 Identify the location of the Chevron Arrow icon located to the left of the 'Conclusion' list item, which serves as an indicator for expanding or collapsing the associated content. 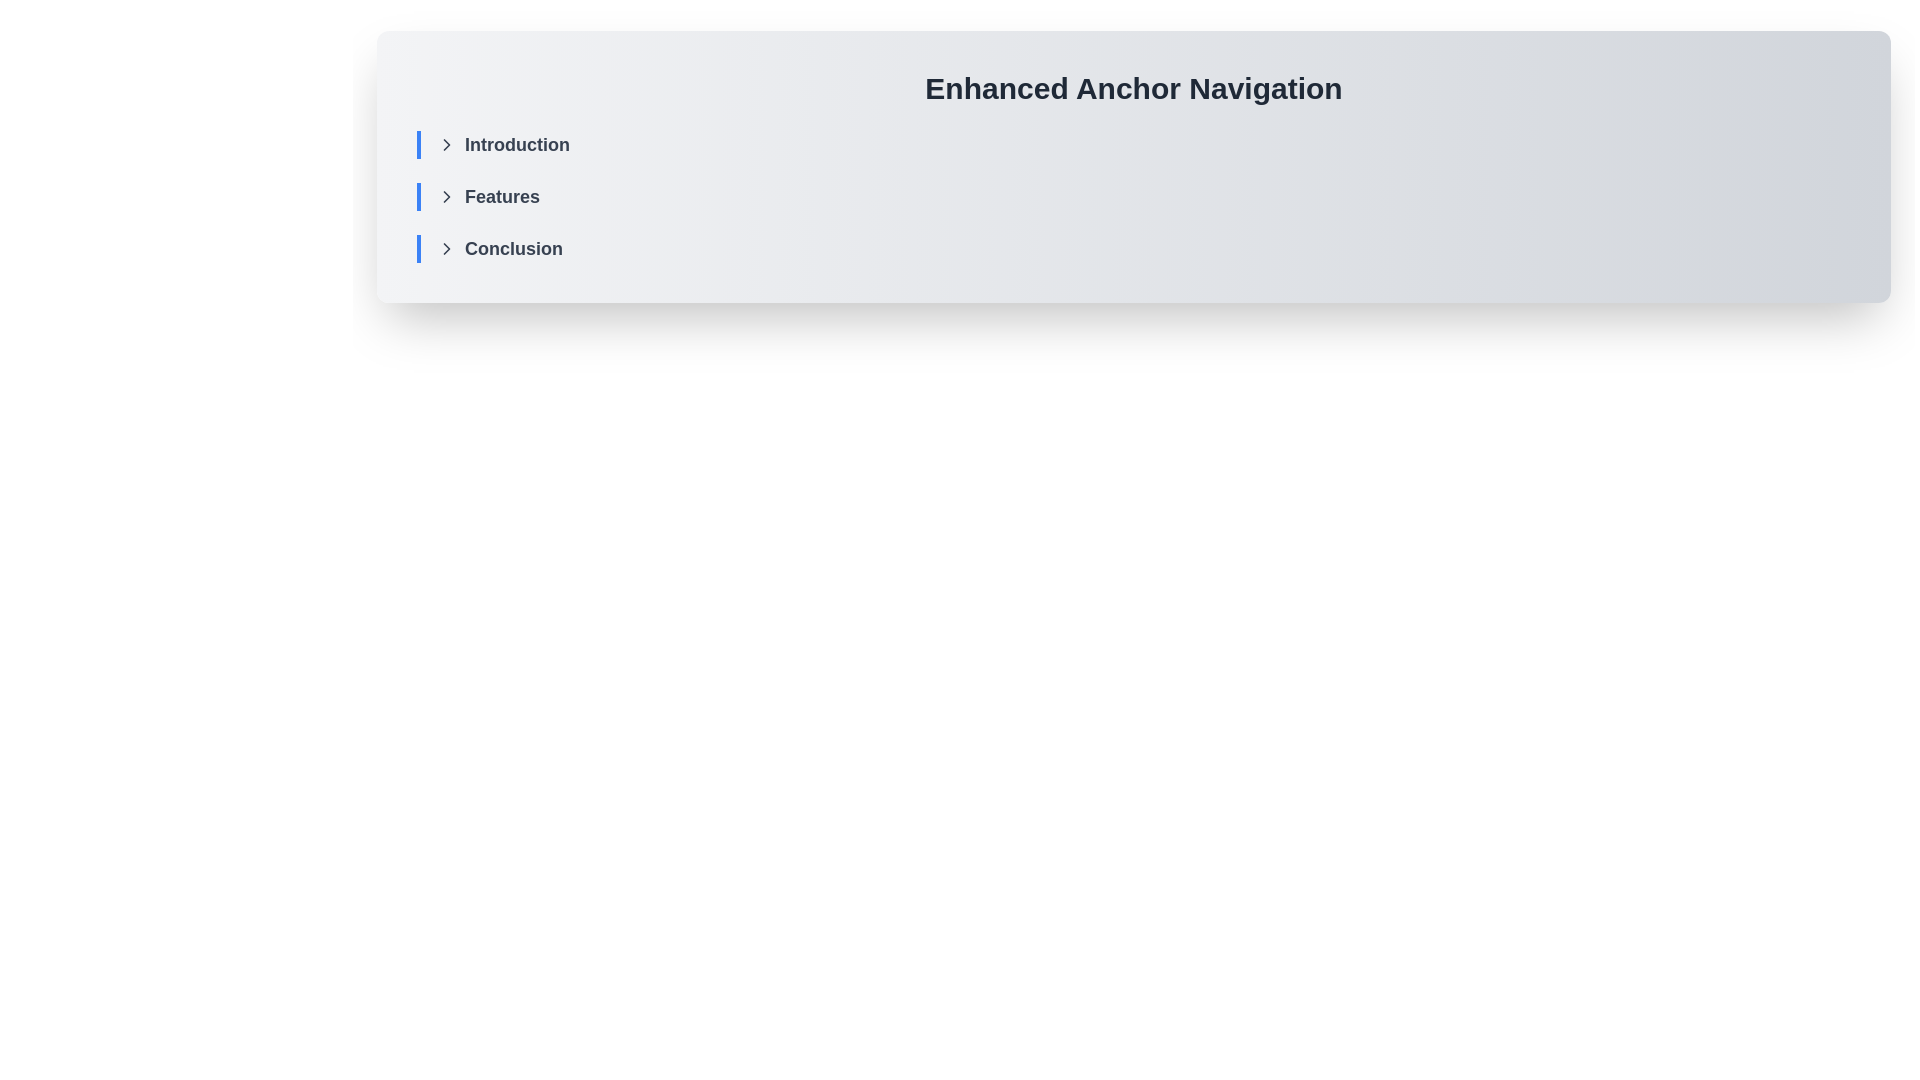
(445, 248).